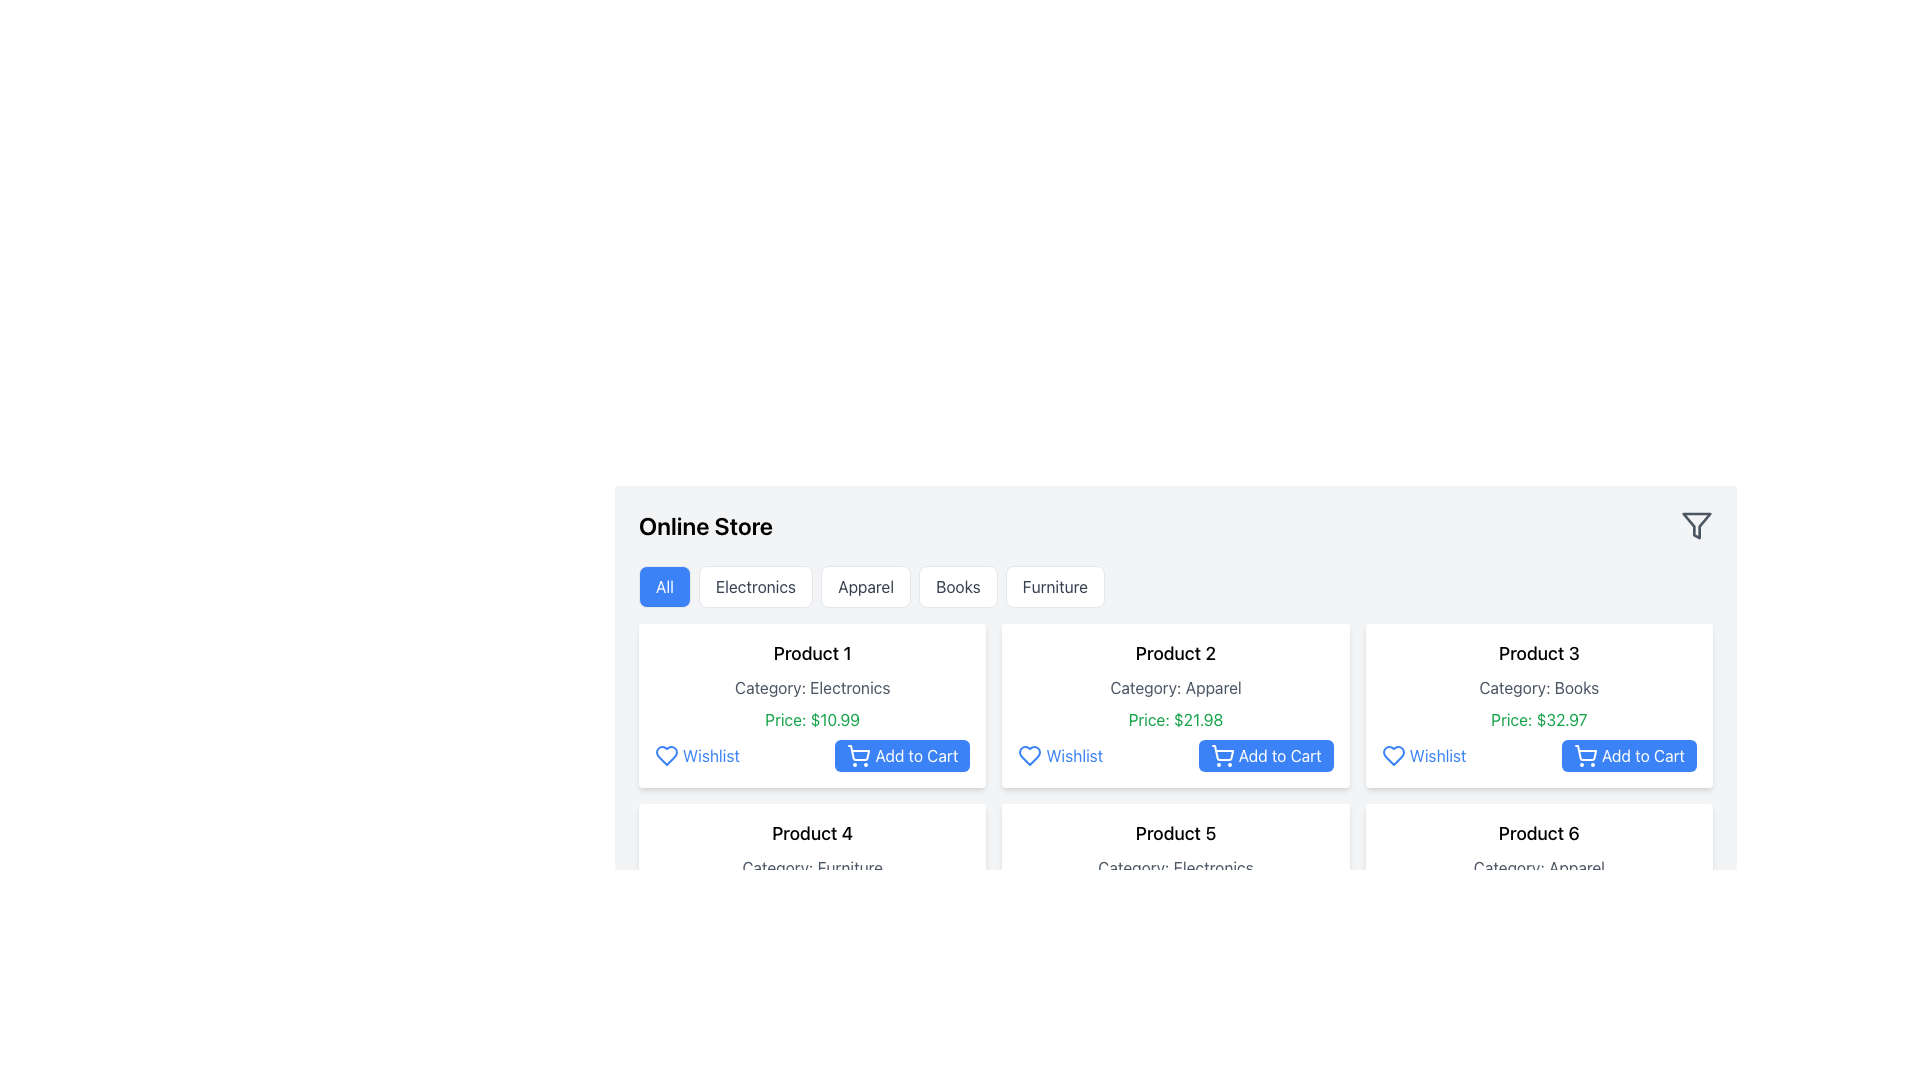  I want to click on the blue heart-shaped outline icon next to the 'Wishlist' text, so click(1392, 756).